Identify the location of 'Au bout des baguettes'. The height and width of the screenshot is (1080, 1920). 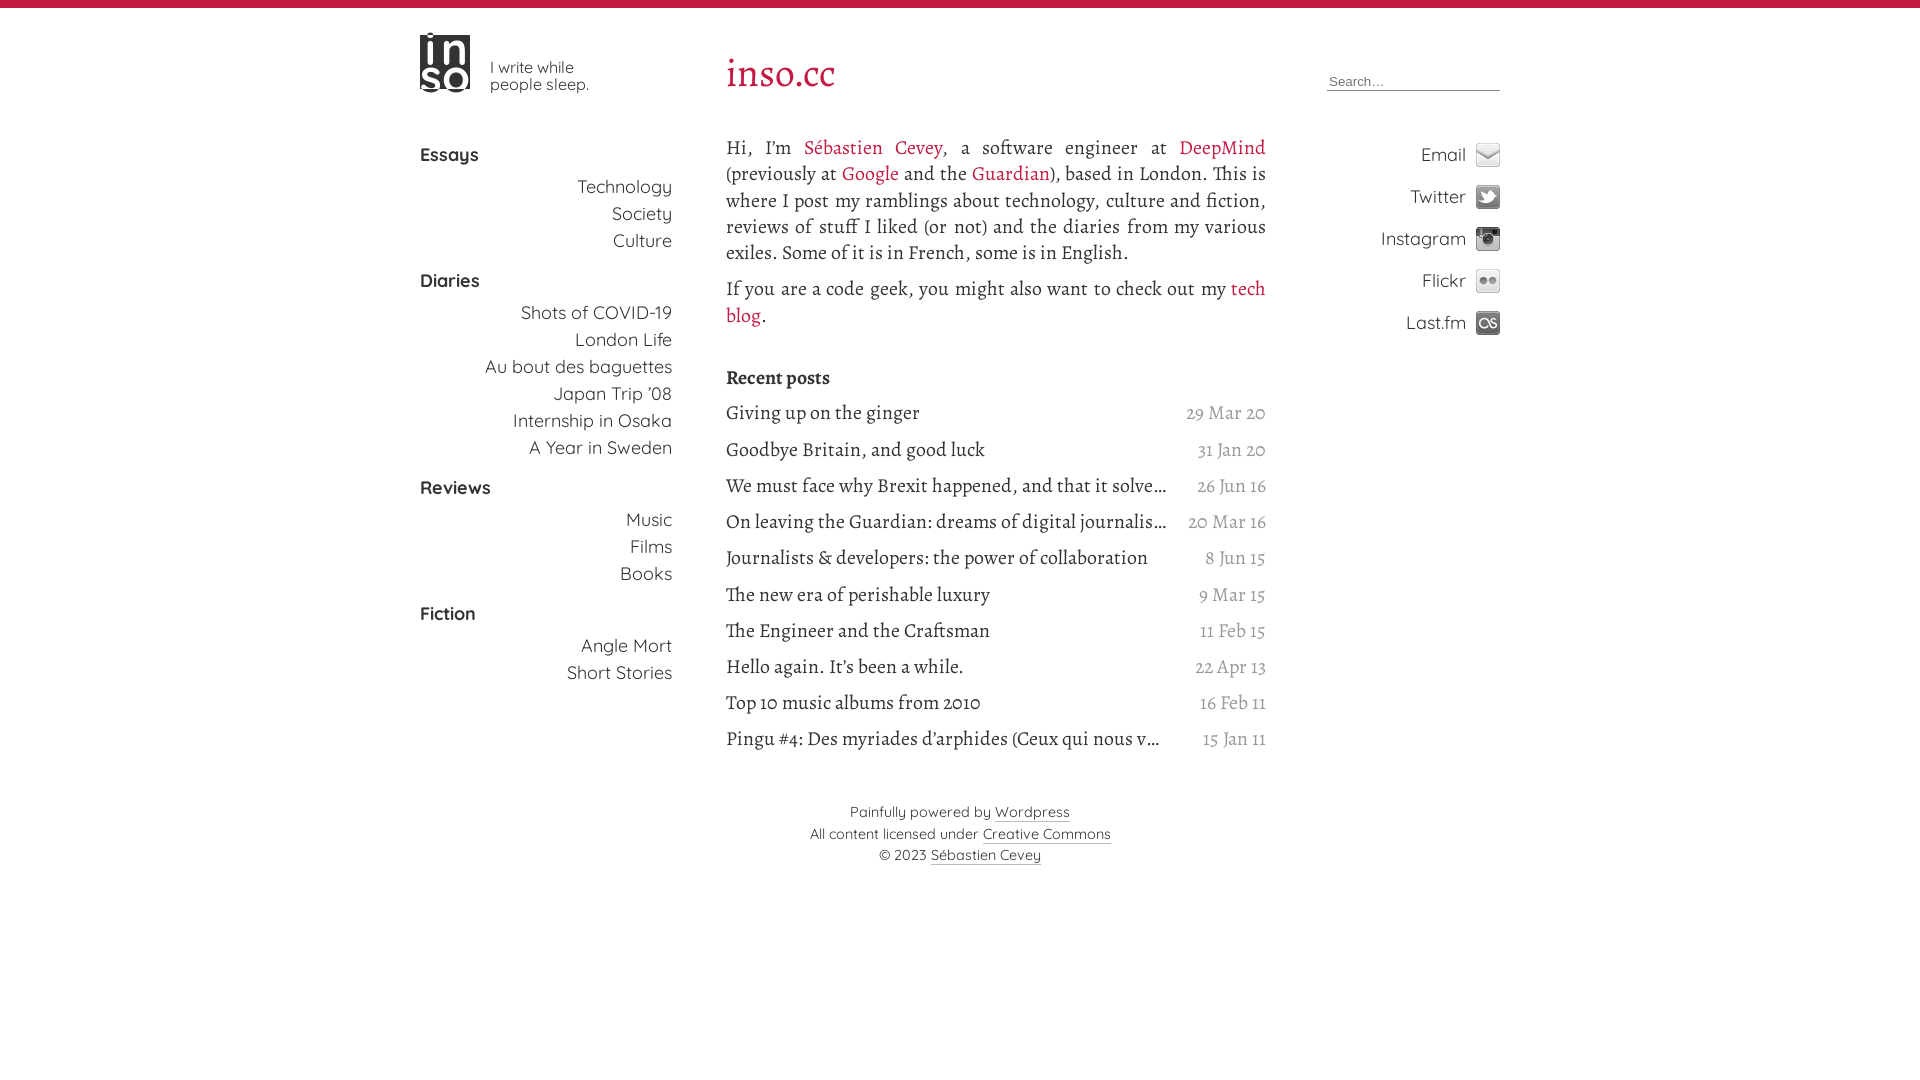
(577, 366).